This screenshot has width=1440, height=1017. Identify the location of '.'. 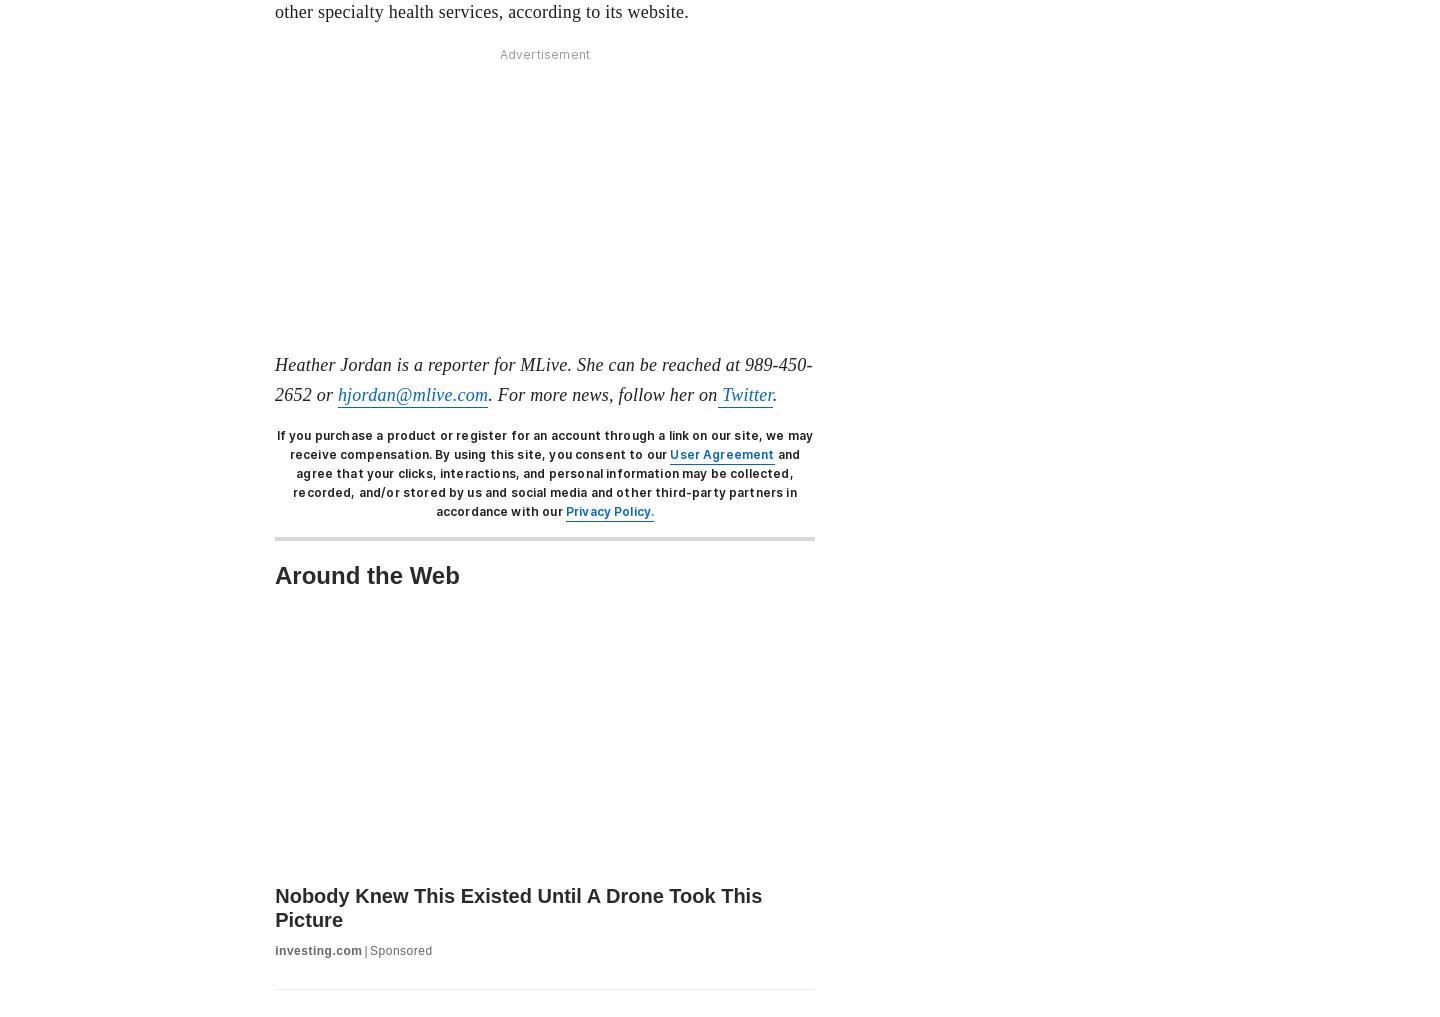
(773, 392).